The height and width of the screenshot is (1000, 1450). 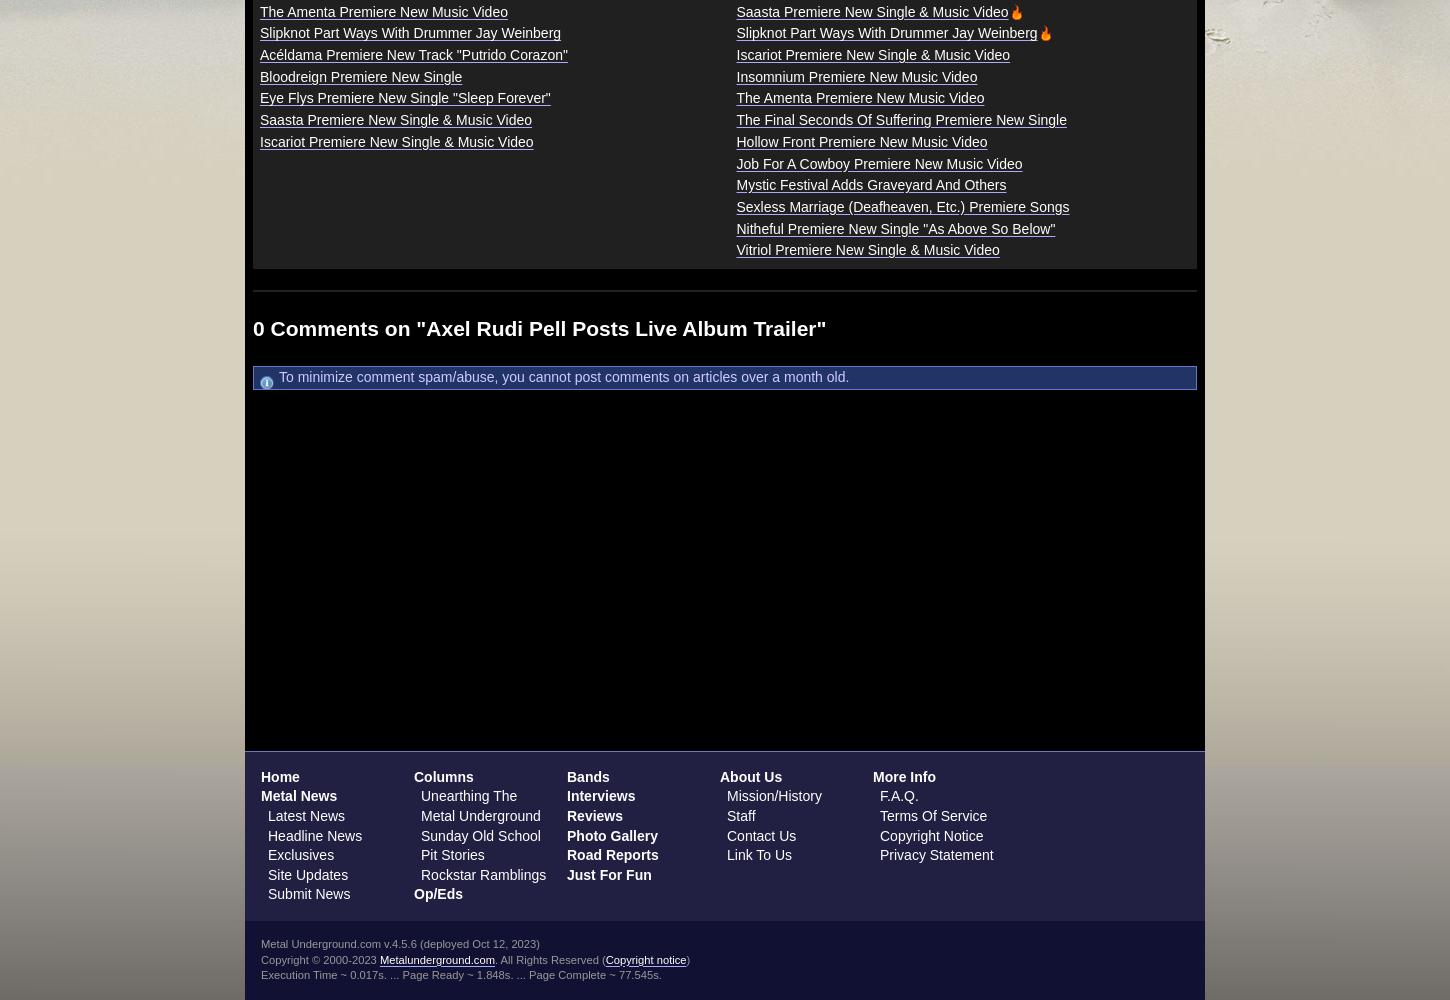 What do you see at coordinates (412, 55) in the screenshot?
I see `'Acéldama Premiere New Track "Putrido Corazon"'` at bounding box center [412, 55].